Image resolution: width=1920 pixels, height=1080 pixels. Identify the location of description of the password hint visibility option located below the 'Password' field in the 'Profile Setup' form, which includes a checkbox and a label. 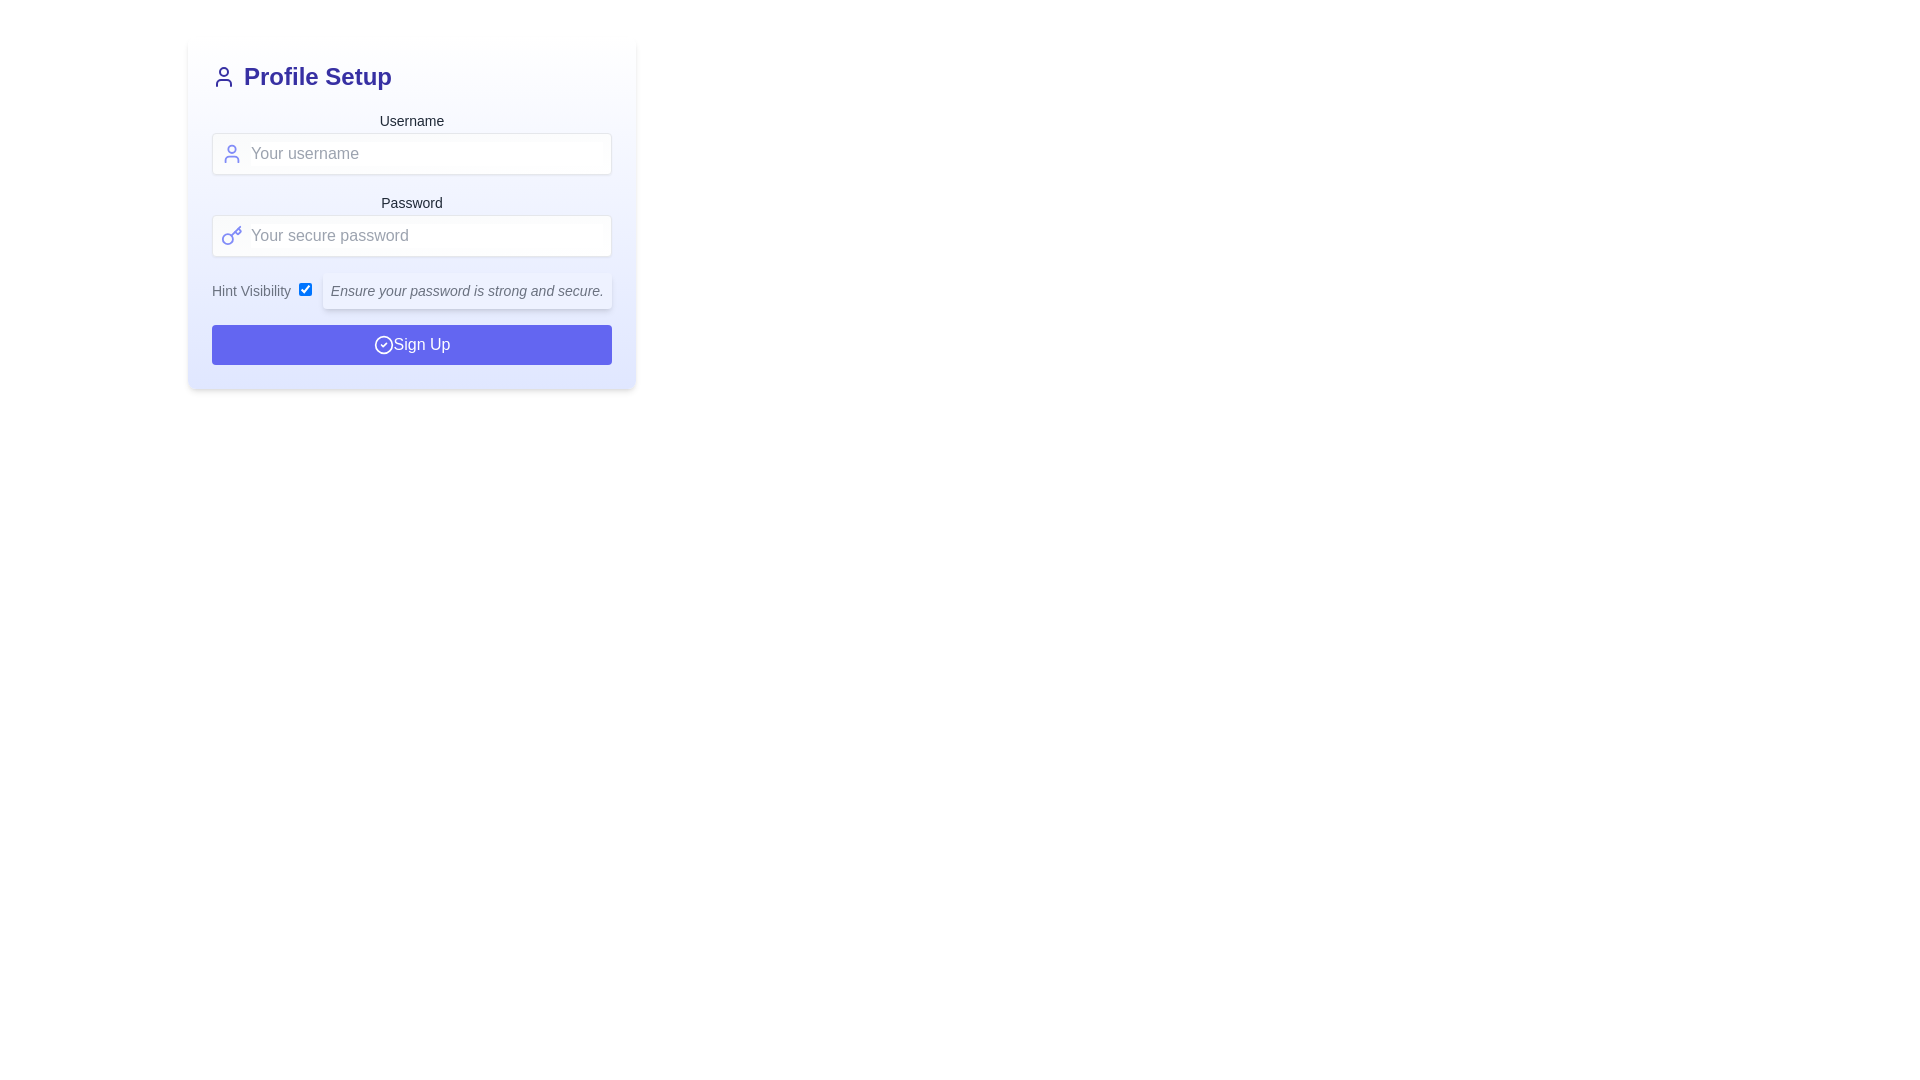
(411, 290).